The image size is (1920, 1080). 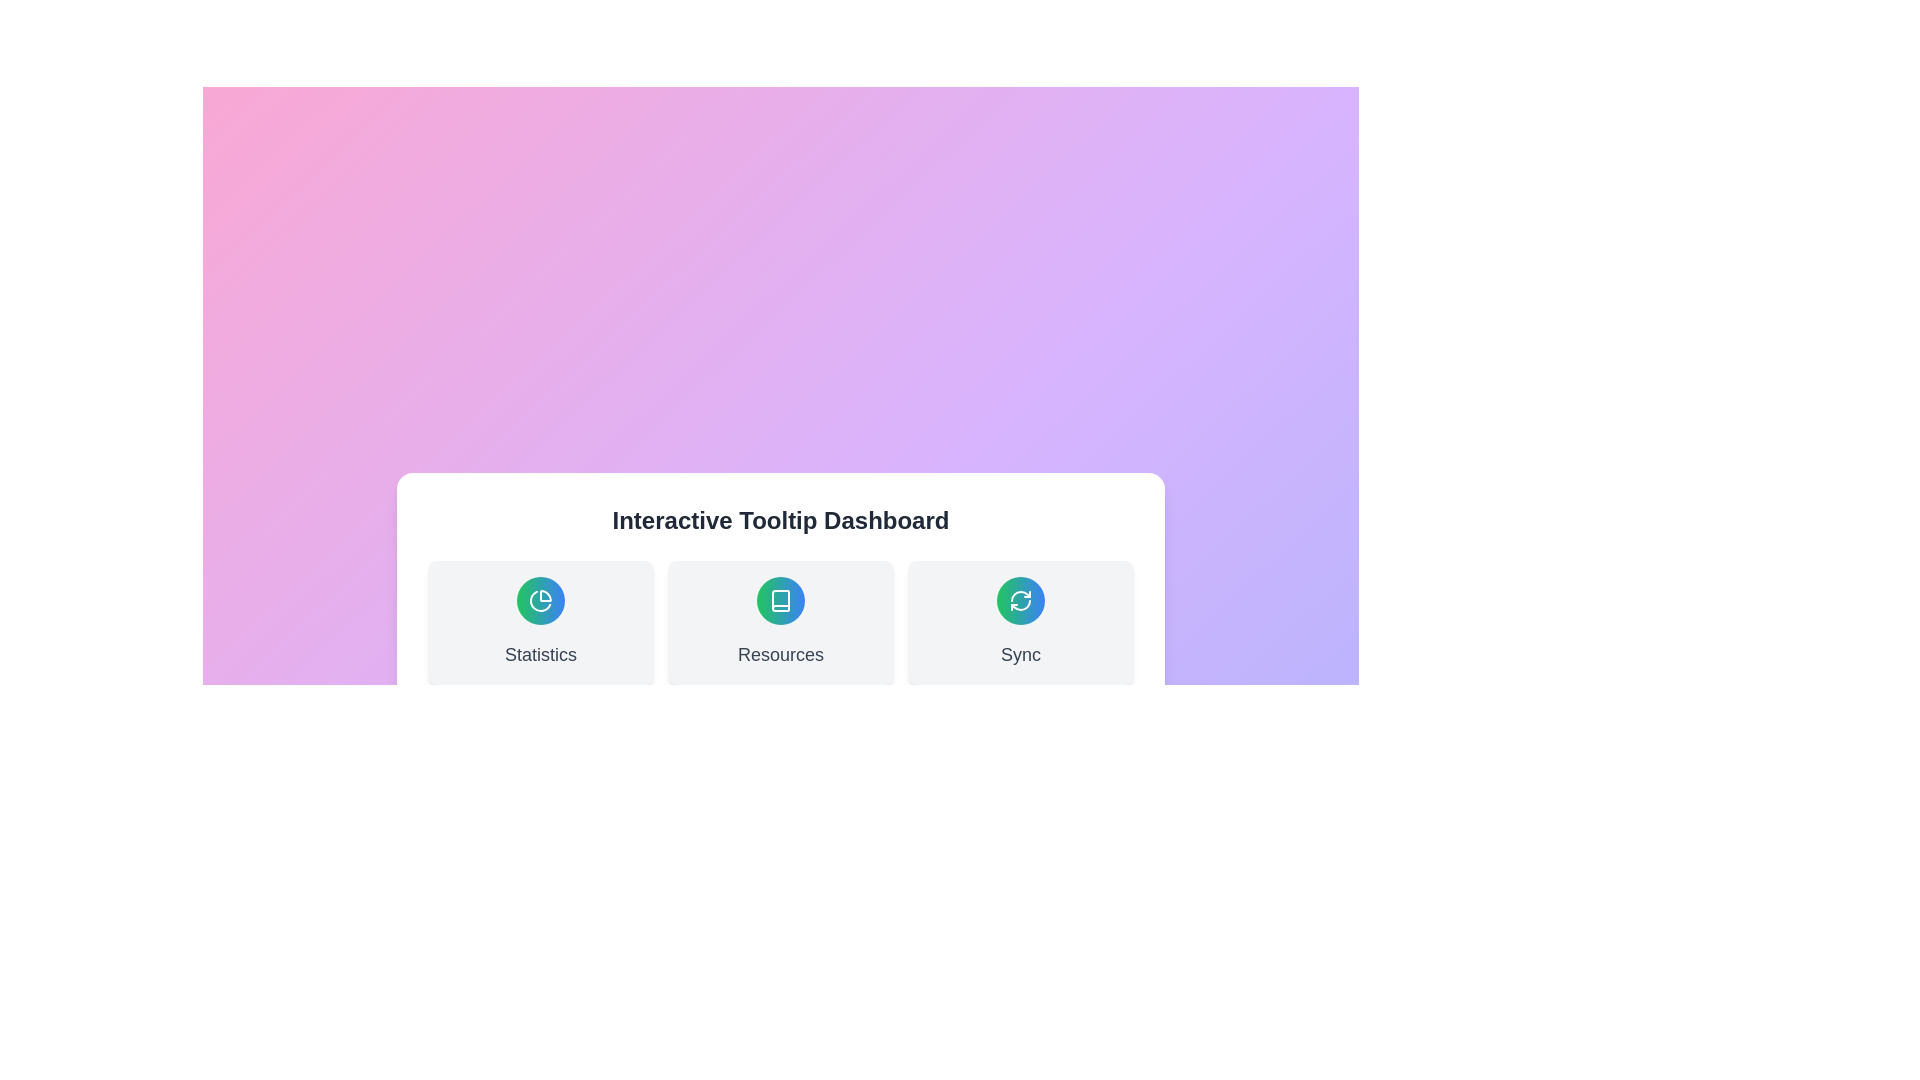 What do you see at coordinates (541, 600) in the screenshot?
I see `the pie chart icon button located in the leftmost position of the row in the 'Statistics' section` at bounding box center [541, 600].